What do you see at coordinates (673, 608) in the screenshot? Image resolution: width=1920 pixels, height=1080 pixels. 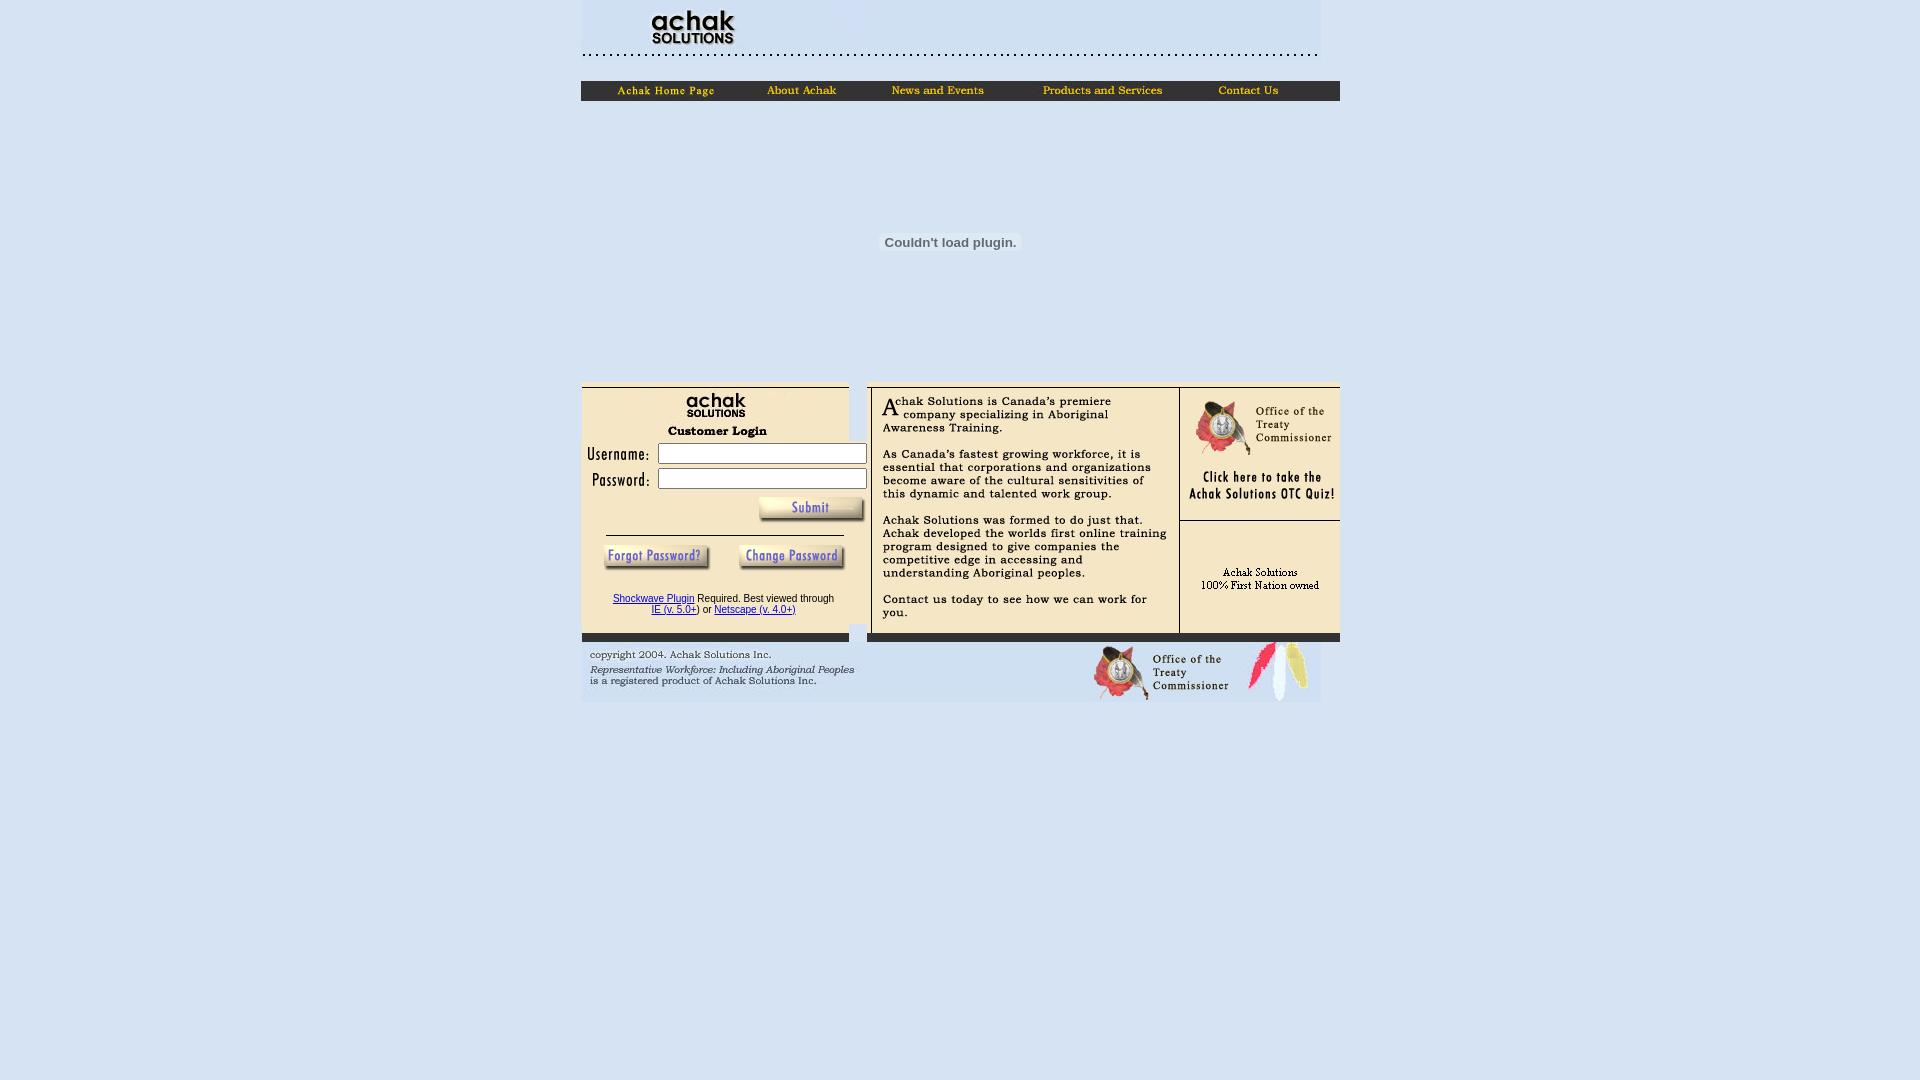 I see `'IE (v. 5.0+'` at bounding box center [673, 608].